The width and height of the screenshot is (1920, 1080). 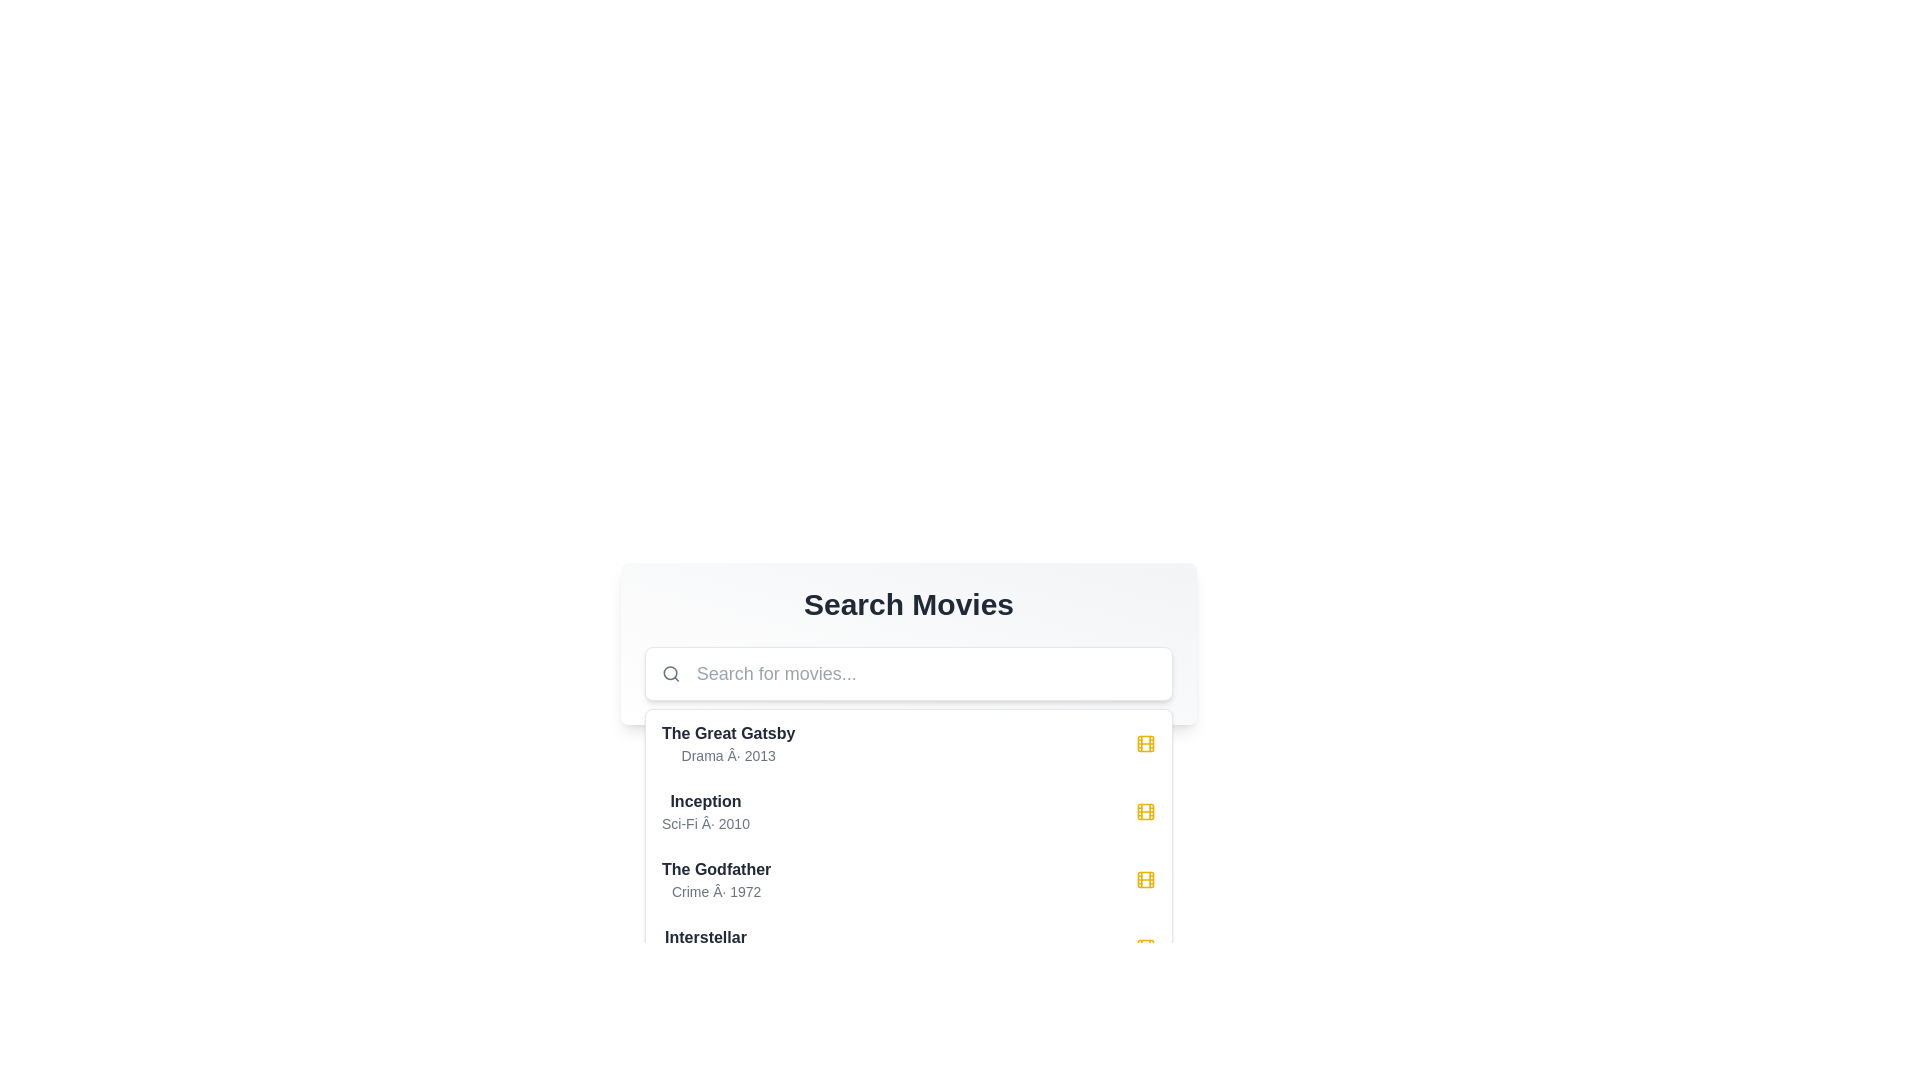 What do you see at coordinates (1146, 812) in the screenshot?
I see `the small yellow film reel icon located at the far-right end of the movie listing row for 'Inception' (Sci-Fi · 2010)` at bounding box center [1146, 812].